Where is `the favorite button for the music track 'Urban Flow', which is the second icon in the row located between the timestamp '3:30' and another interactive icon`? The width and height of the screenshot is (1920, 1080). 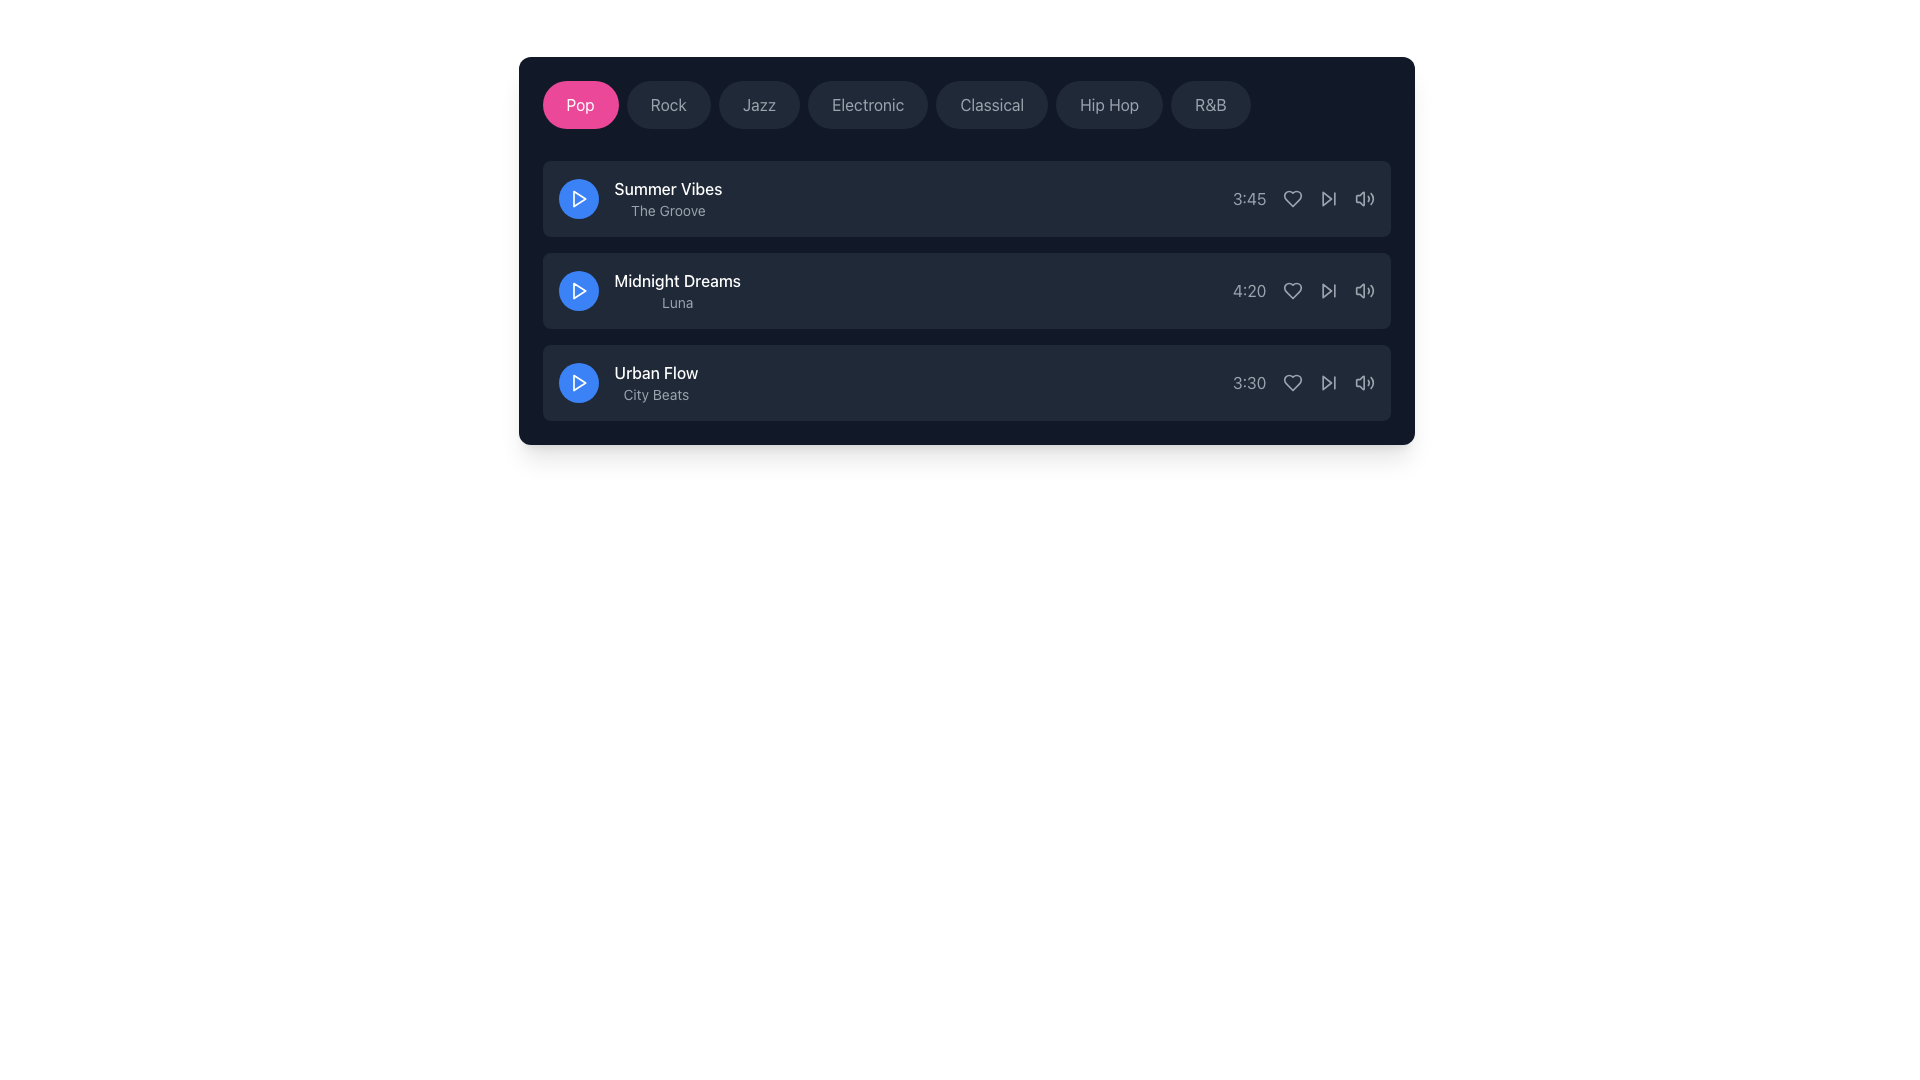 the favorite button for the music track 'Urban Flow', which is the second icon in the row located between the timestamp '3:30' and another interactive icon is located at coordinates (1292, 382).